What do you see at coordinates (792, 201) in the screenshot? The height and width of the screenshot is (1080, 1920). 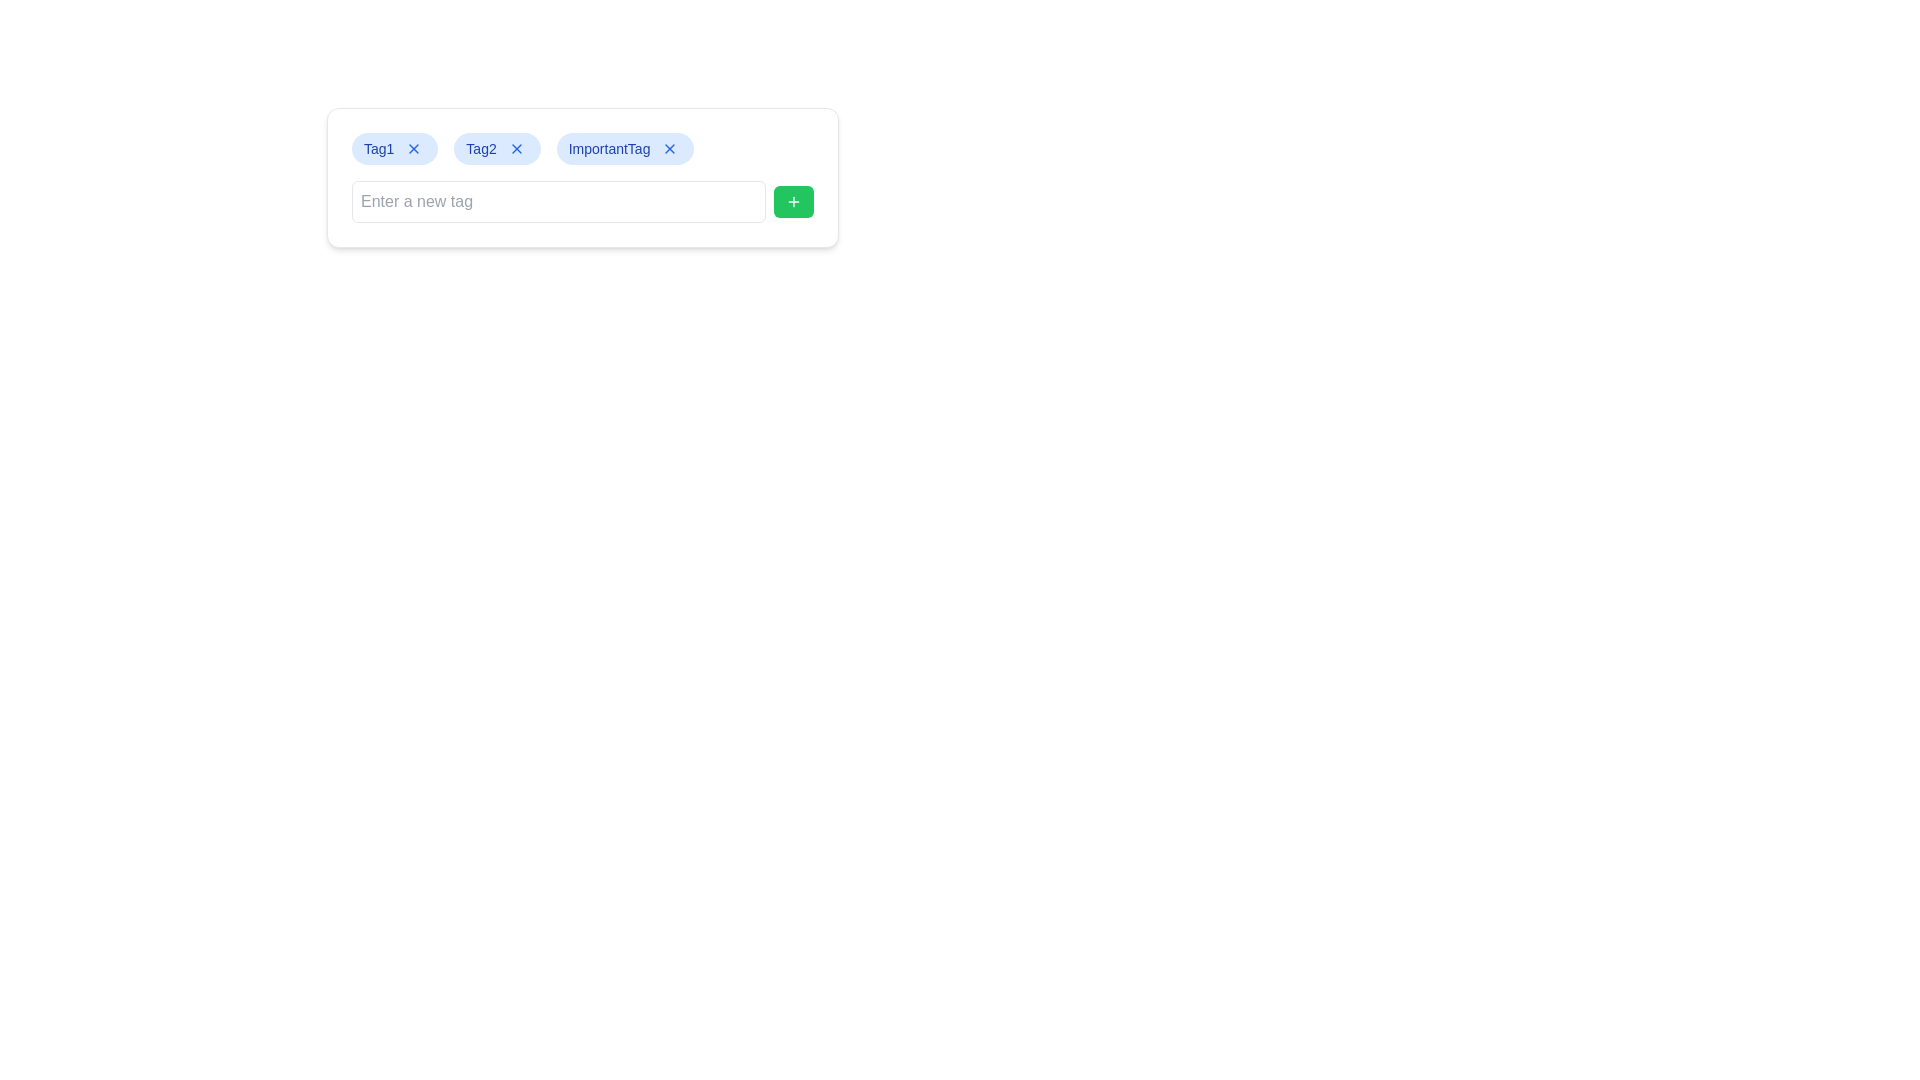 I see `the green rectangular button with a white cross symbol` at bounding box center [792, 201].